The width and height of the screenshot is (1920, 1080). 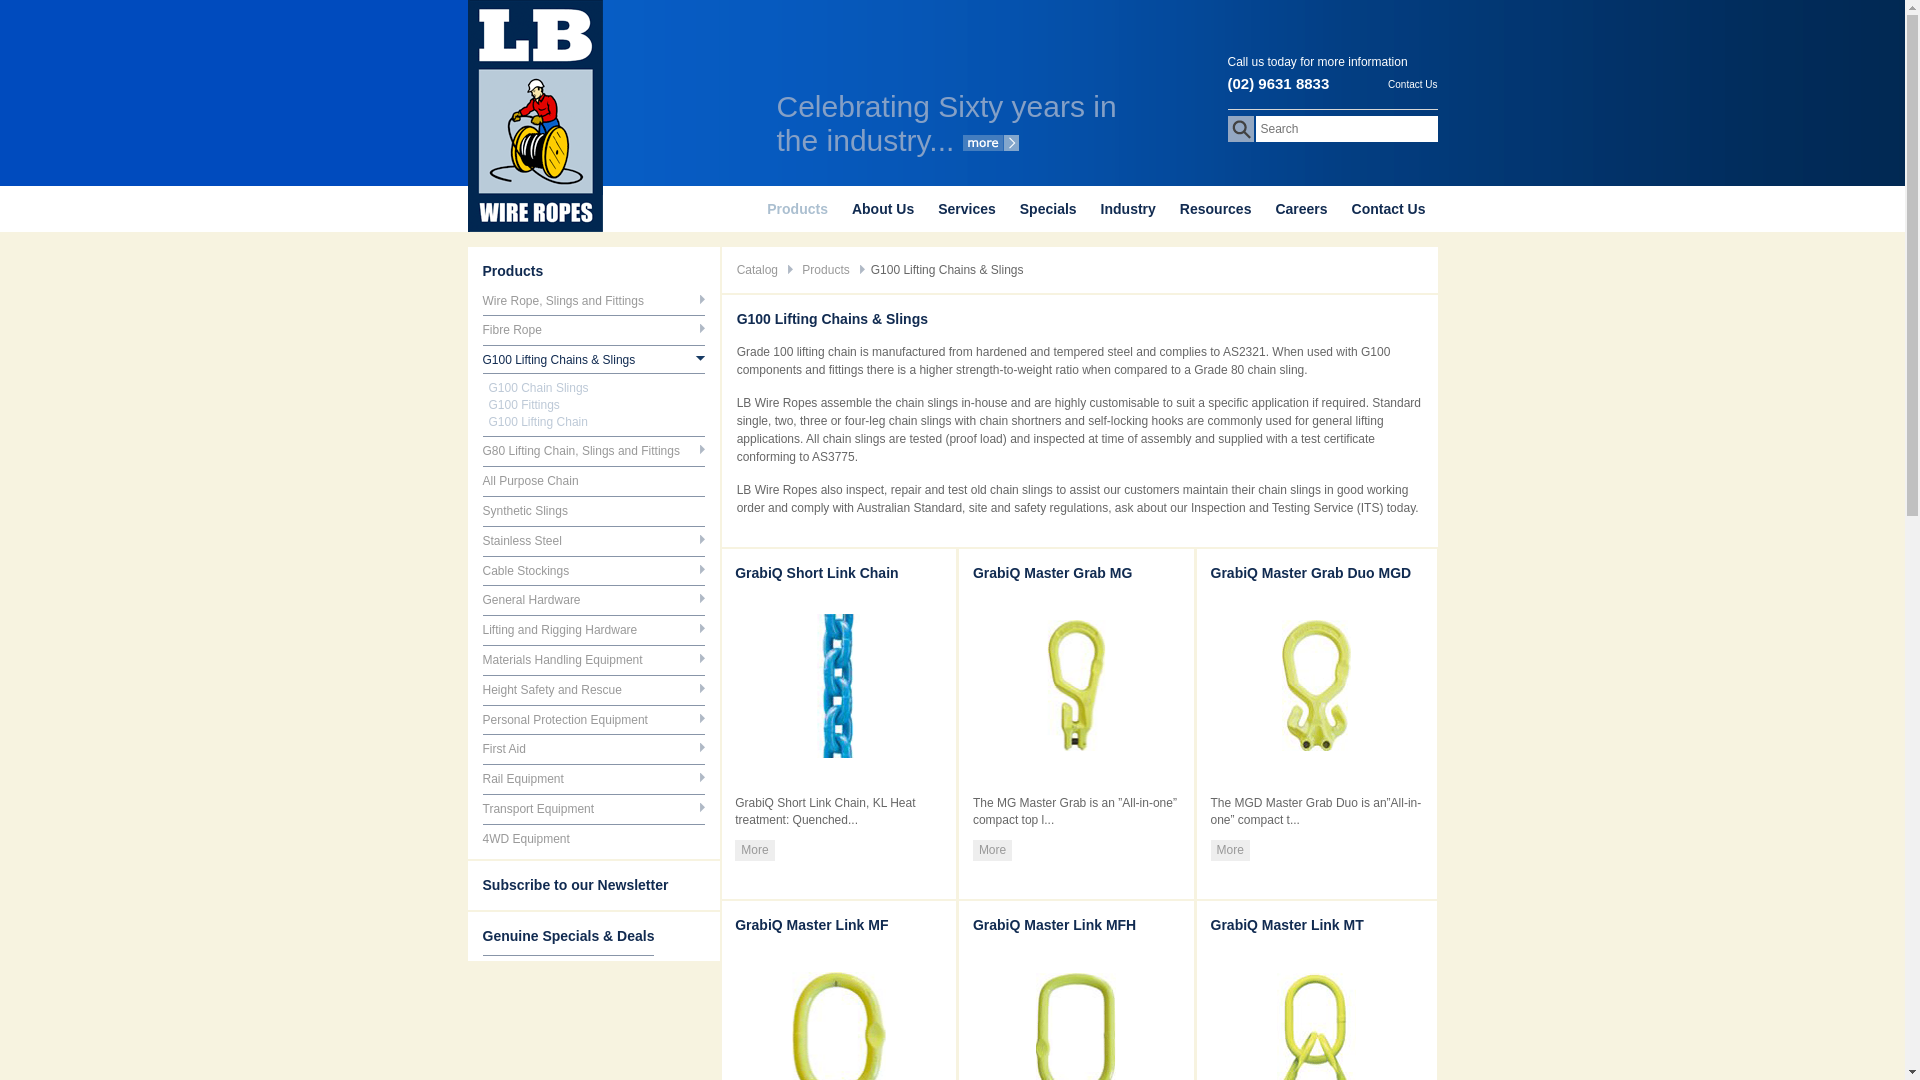 I want to click on 'Transport Equipment', so click(x=537, y=808).